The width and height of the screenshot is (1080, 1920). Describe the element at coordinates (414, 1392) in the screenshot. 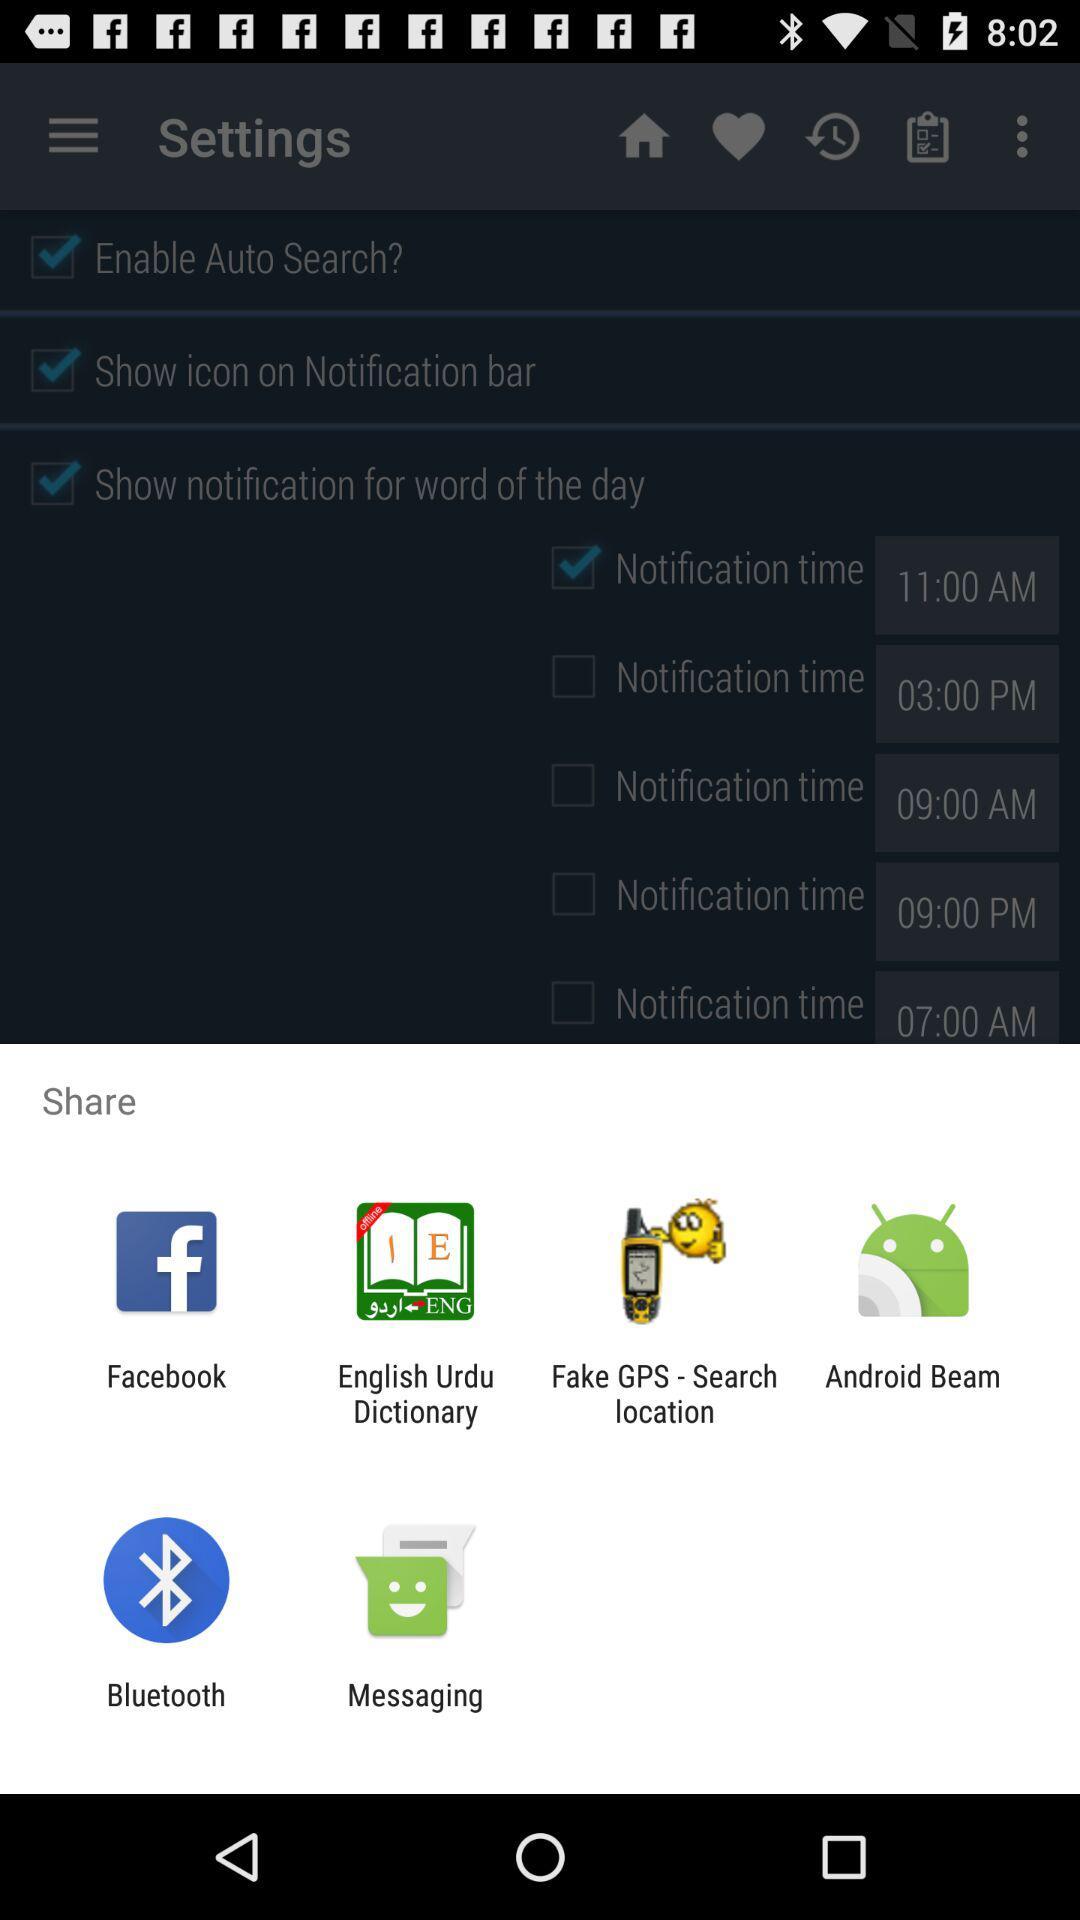

I see `the icon next to fake gps search app` at that location.